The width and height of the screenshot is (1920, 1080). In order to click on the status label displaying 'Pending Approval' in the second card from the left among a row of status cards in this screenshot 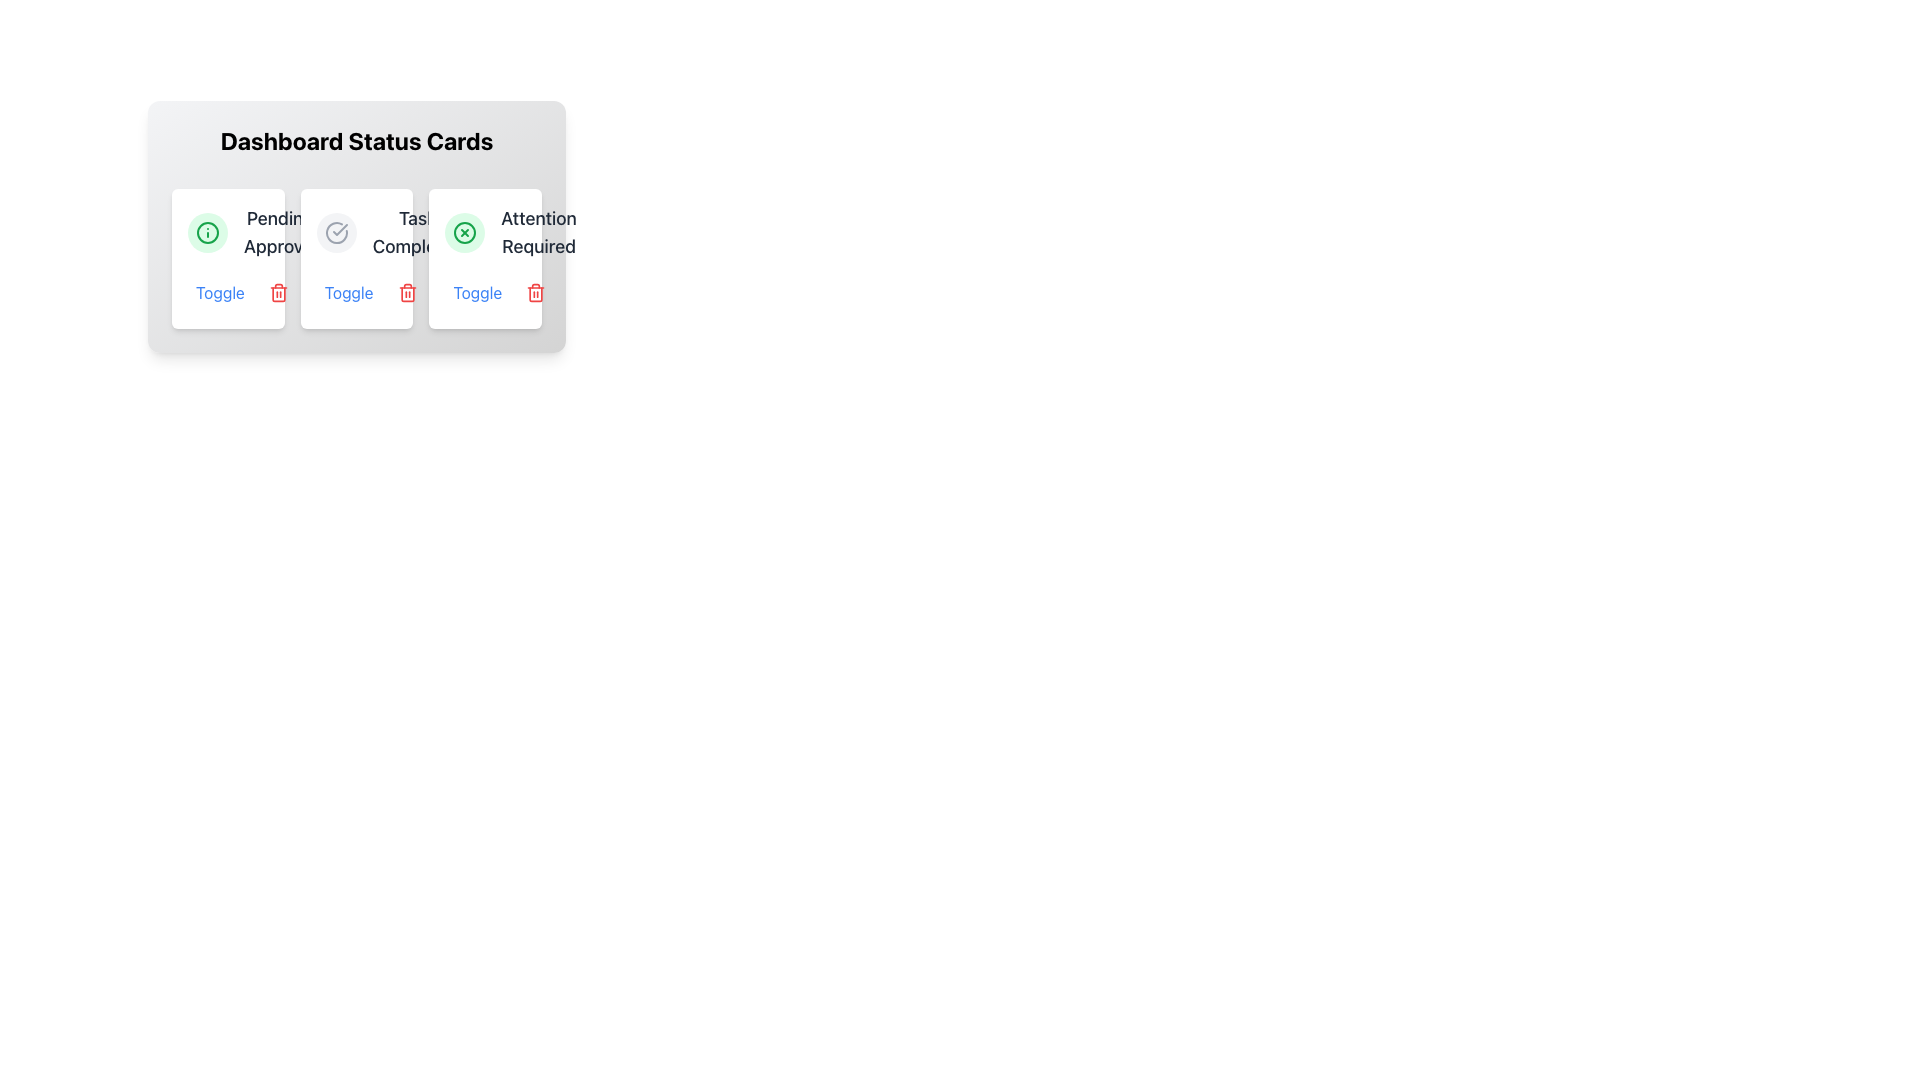, I will do `click(279, 231)`.